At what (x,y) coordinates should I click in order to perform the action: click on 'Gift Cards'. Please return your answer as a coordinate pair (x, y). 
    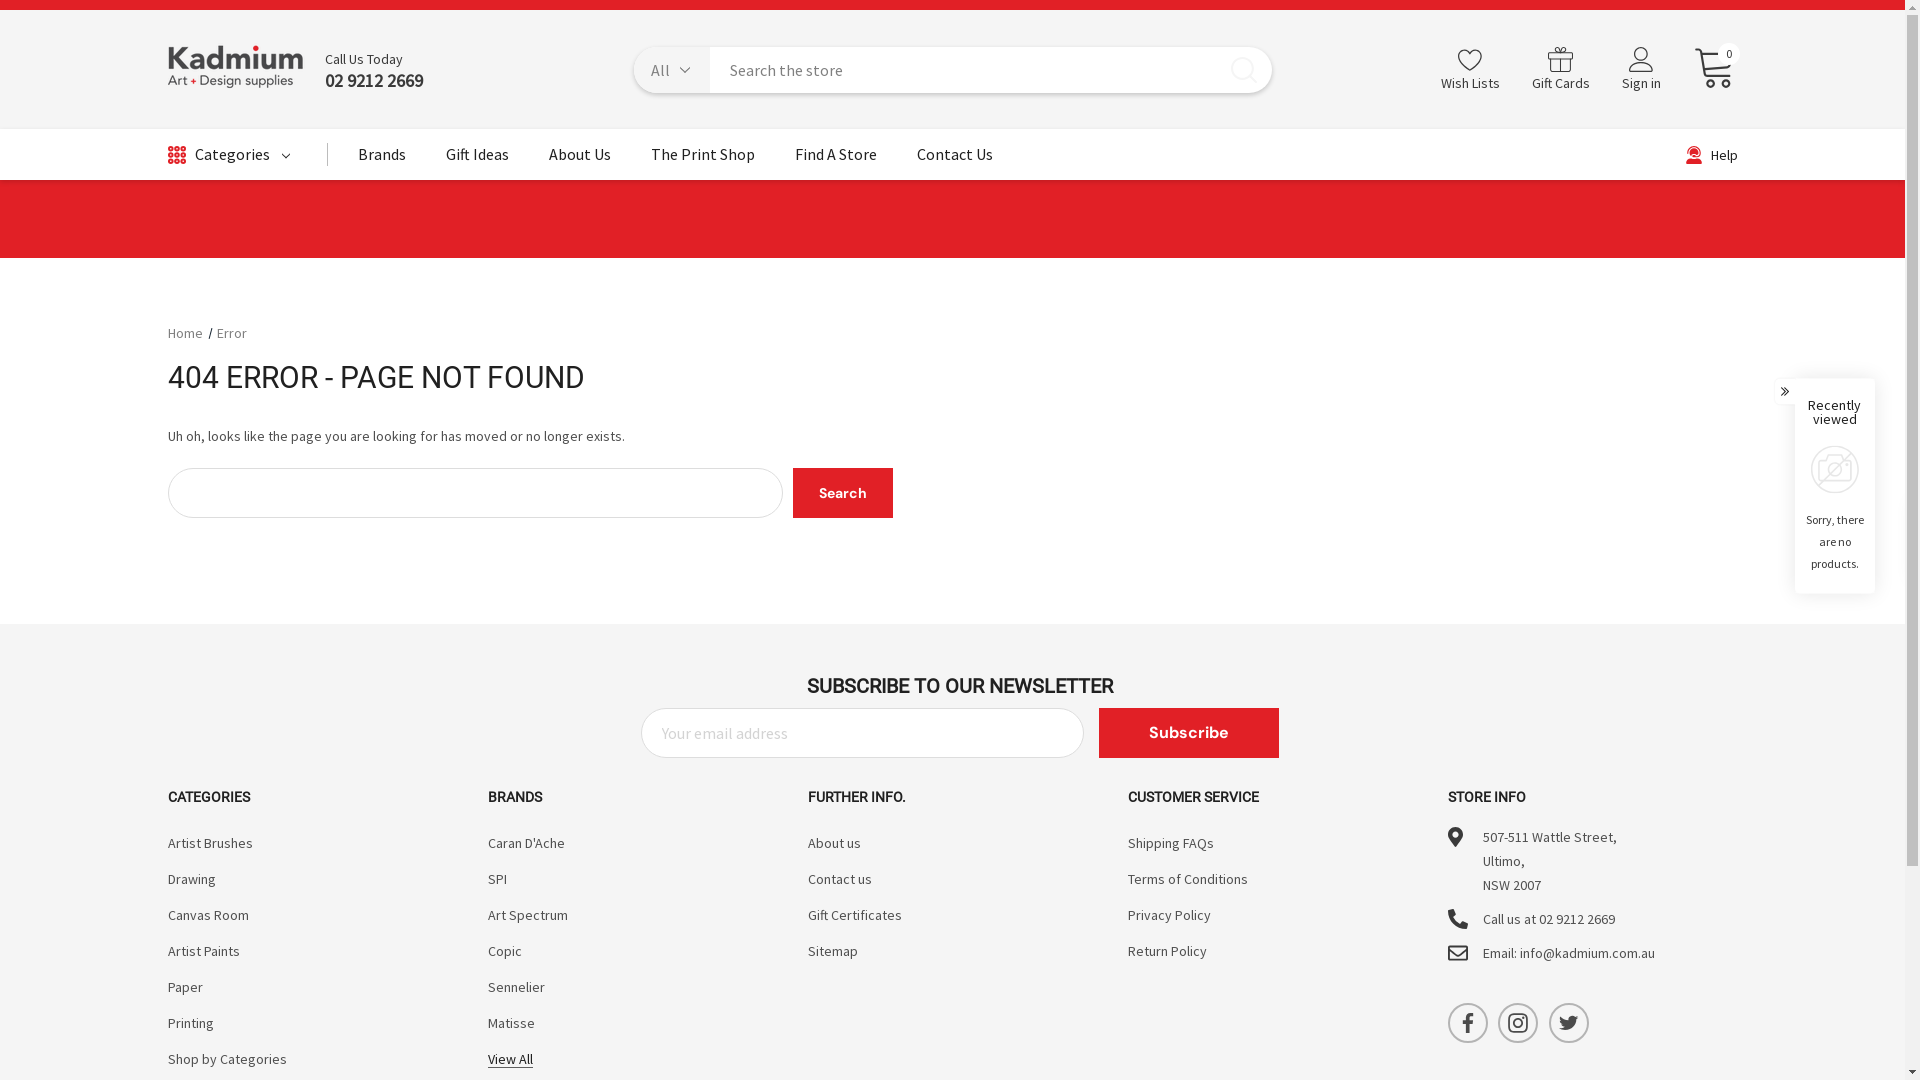
    Looking at the image, I should click on (1559, 69).